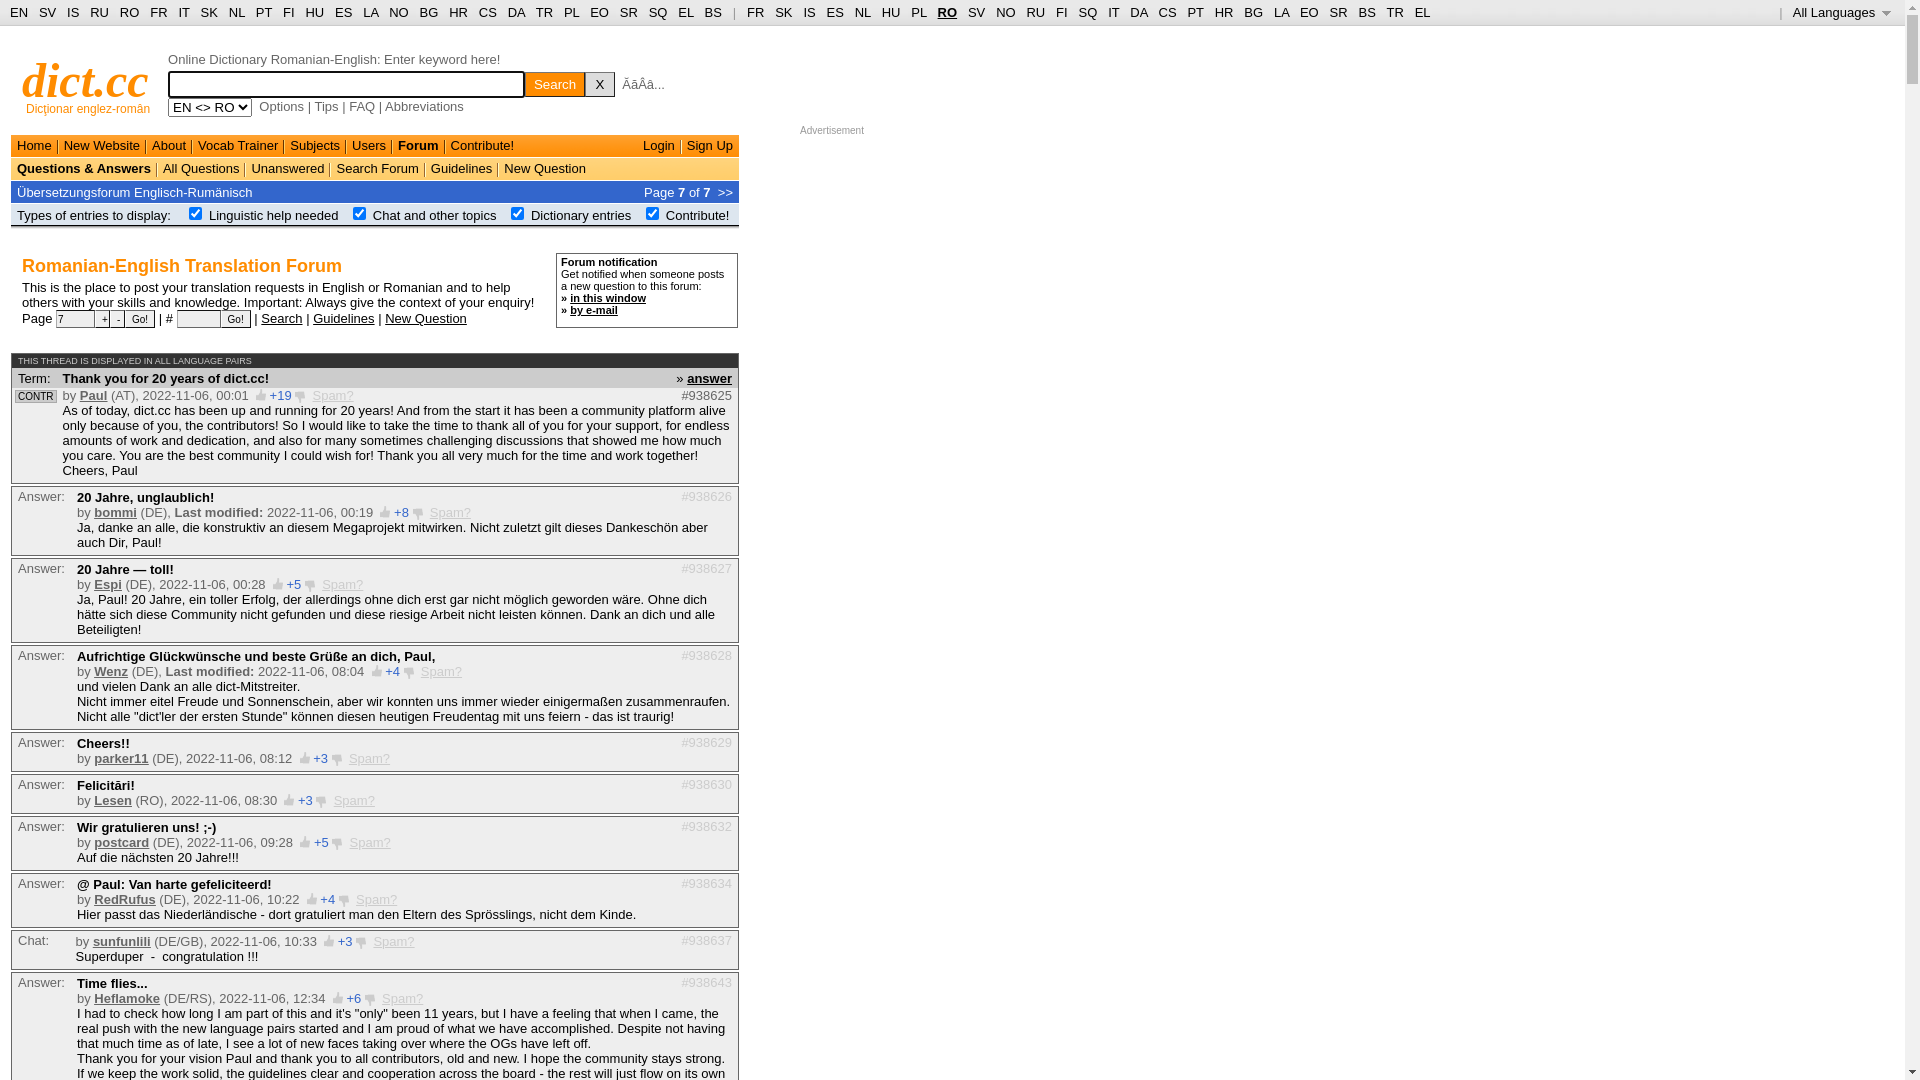  I want to click on 'Spam?', so click(342, 584).